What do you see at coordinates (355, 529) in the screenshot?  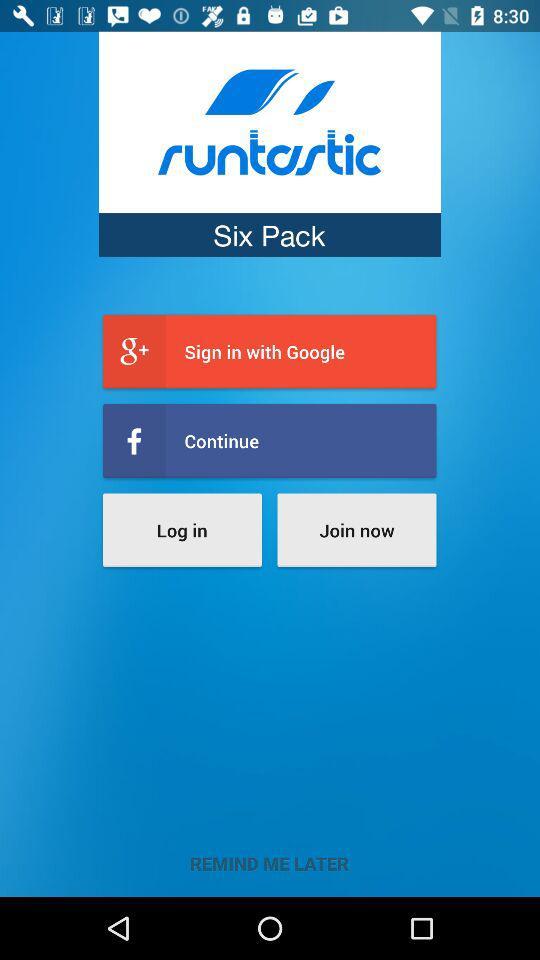 I see `the join now icon` at bounding box center [355, 529].